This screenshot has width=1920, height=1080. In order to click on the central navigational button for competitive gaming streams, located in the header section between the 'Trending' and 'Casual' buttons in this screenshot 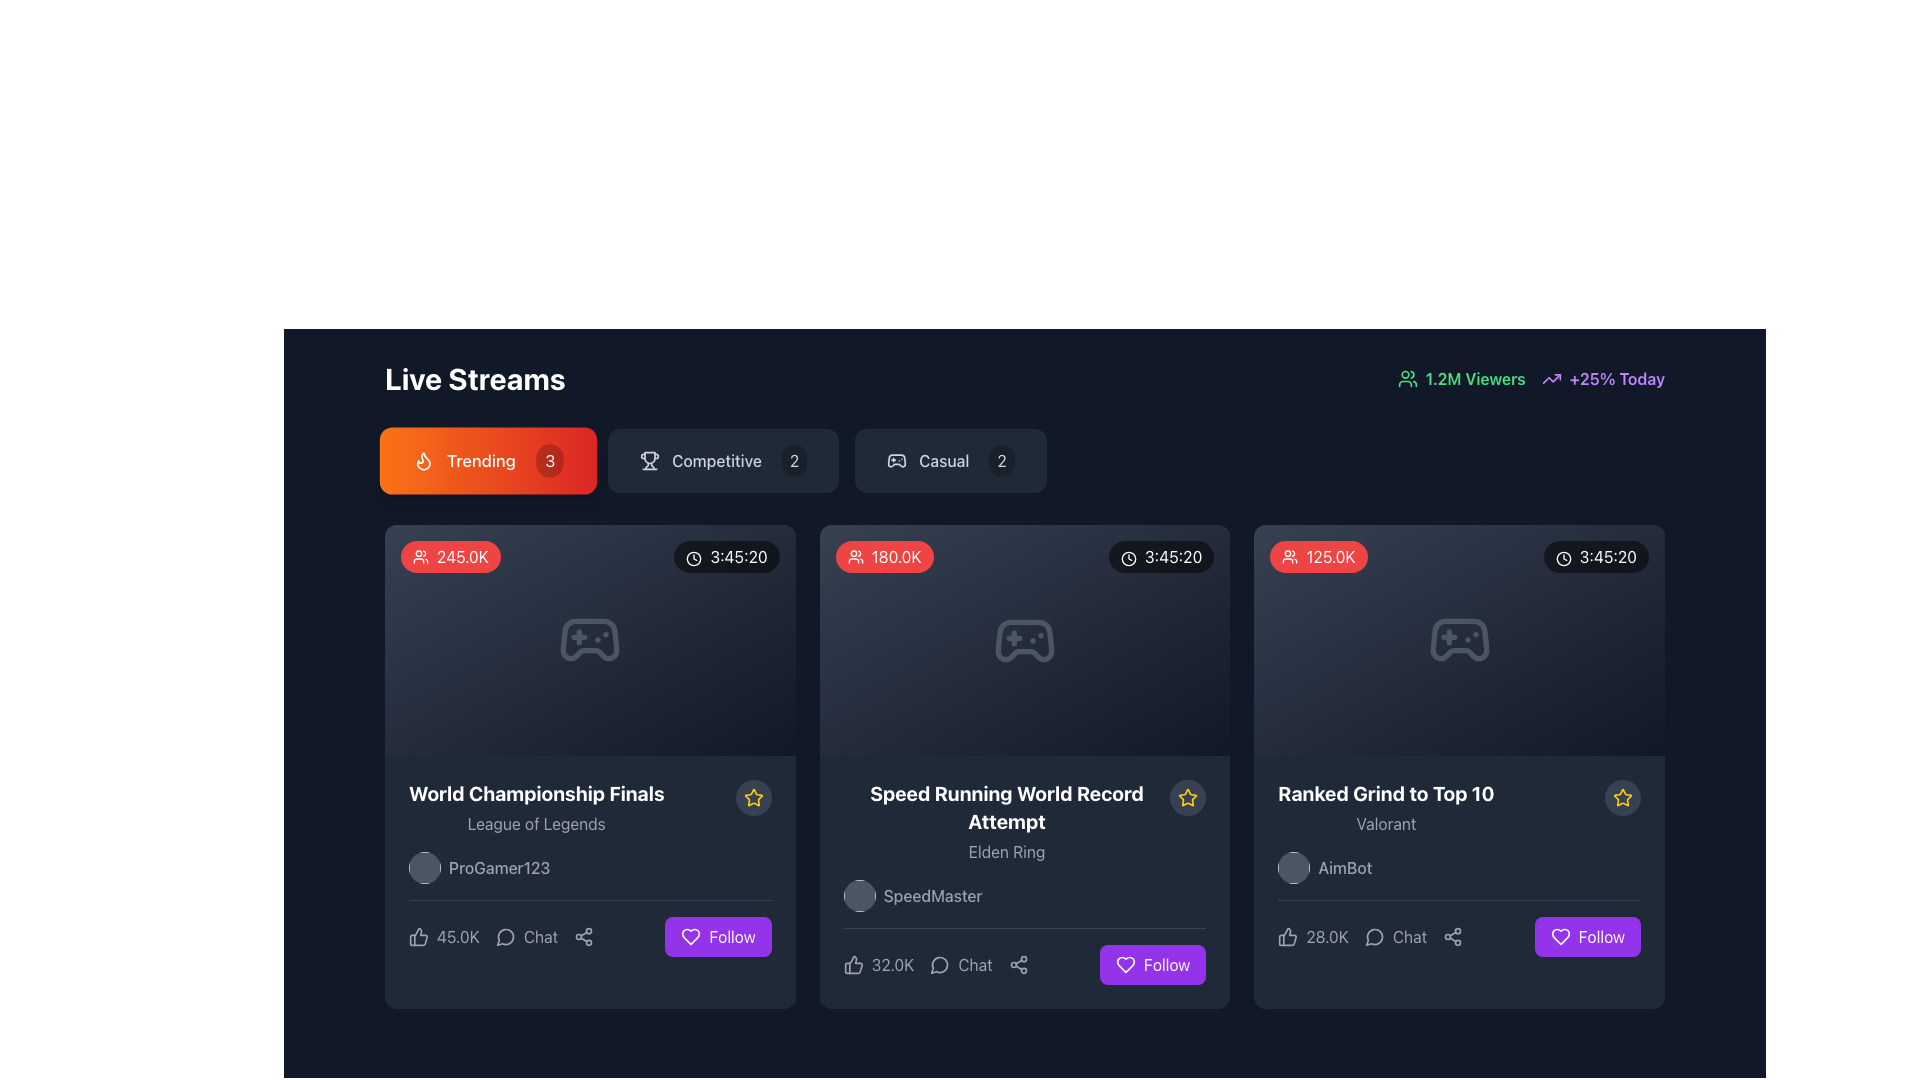, I will do `click(722, 461)`.